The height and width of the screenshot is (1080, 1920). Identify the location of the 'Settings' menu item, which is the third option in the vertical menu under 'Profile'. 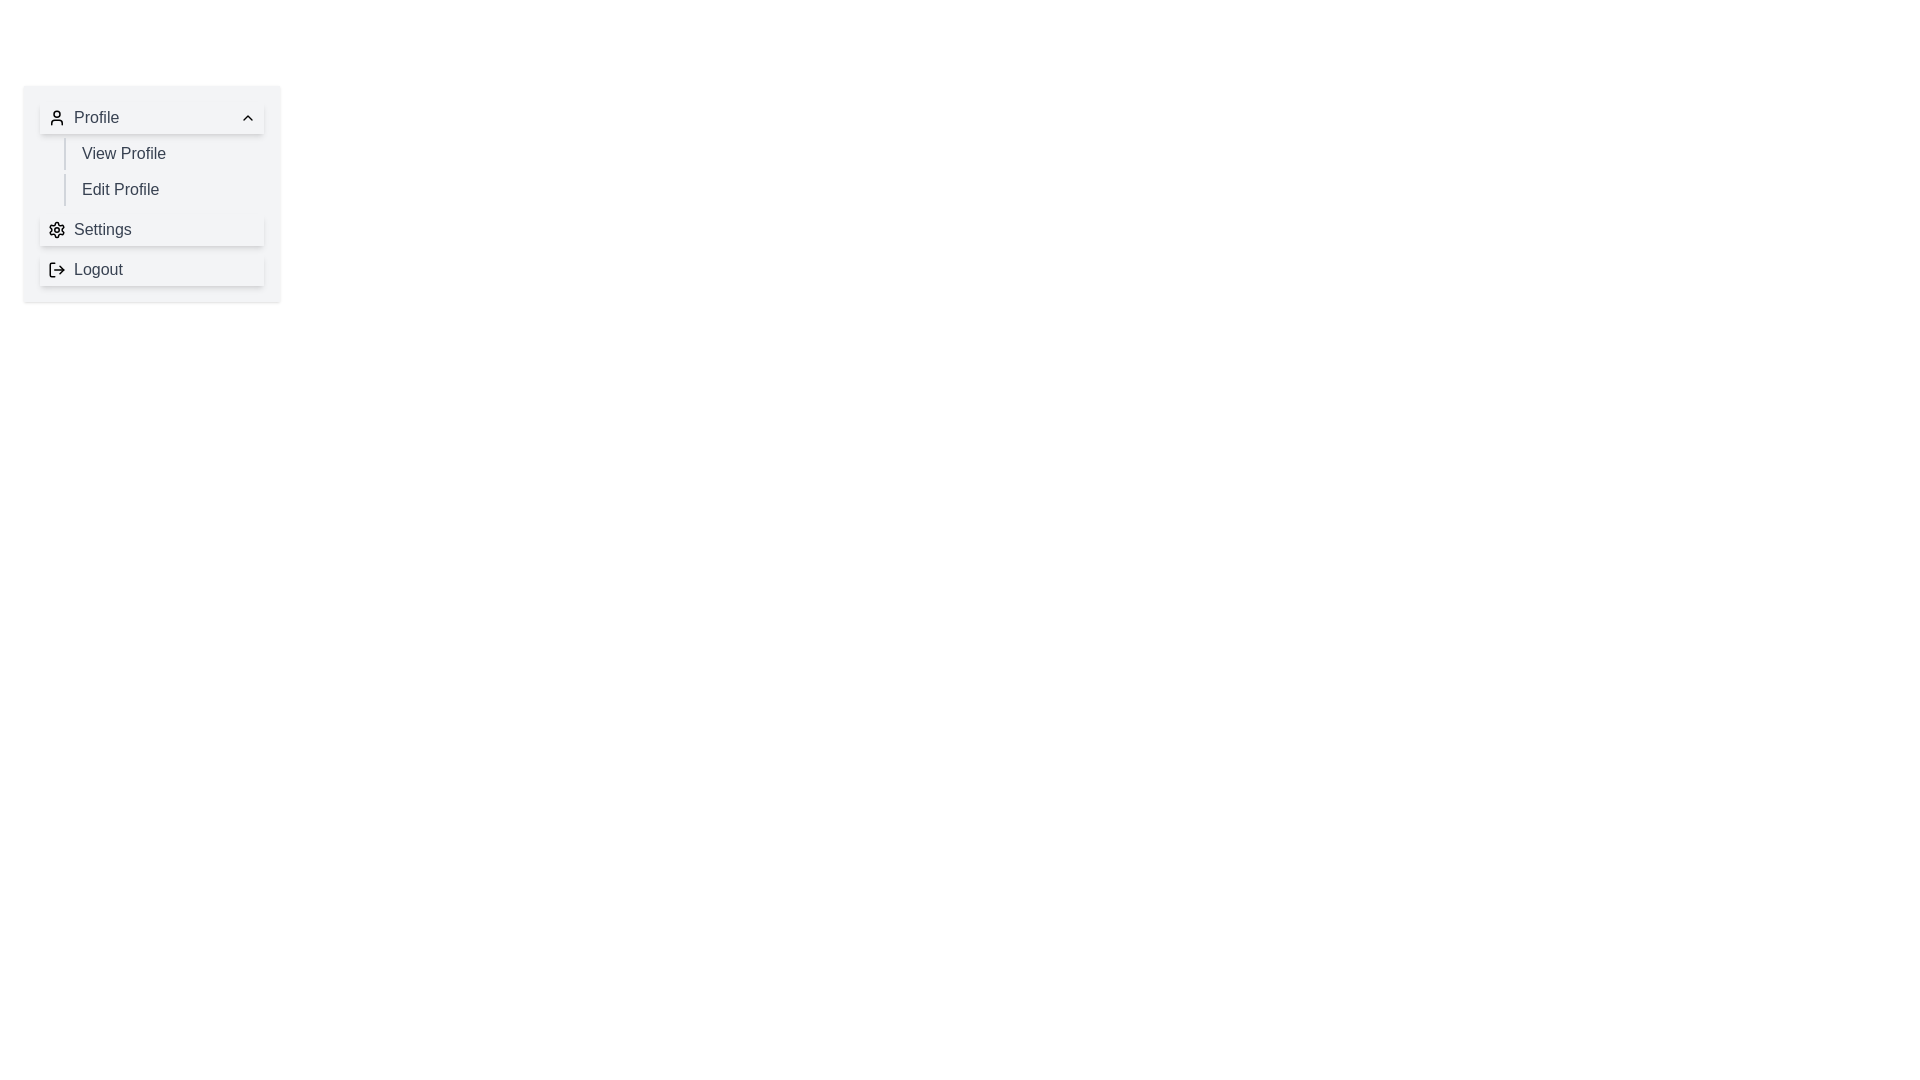
(151, 229).